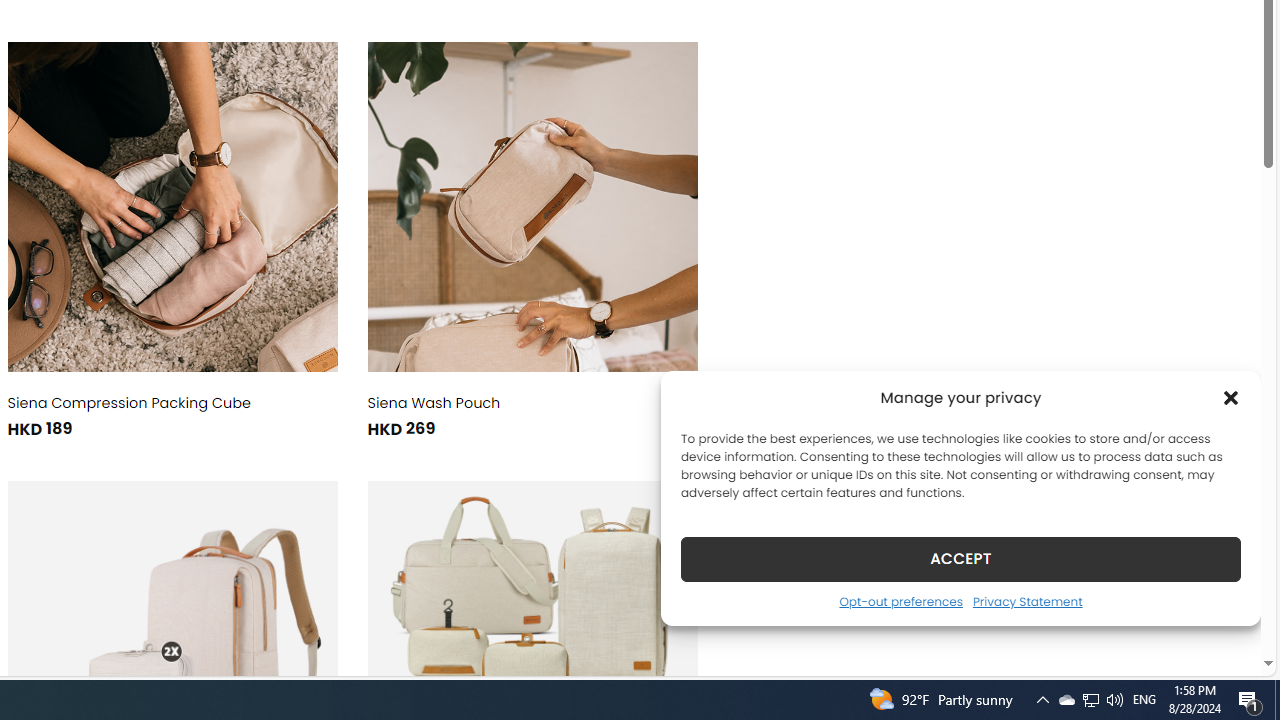  I want to click on 'Opt-out preferences', so click(899, 600).